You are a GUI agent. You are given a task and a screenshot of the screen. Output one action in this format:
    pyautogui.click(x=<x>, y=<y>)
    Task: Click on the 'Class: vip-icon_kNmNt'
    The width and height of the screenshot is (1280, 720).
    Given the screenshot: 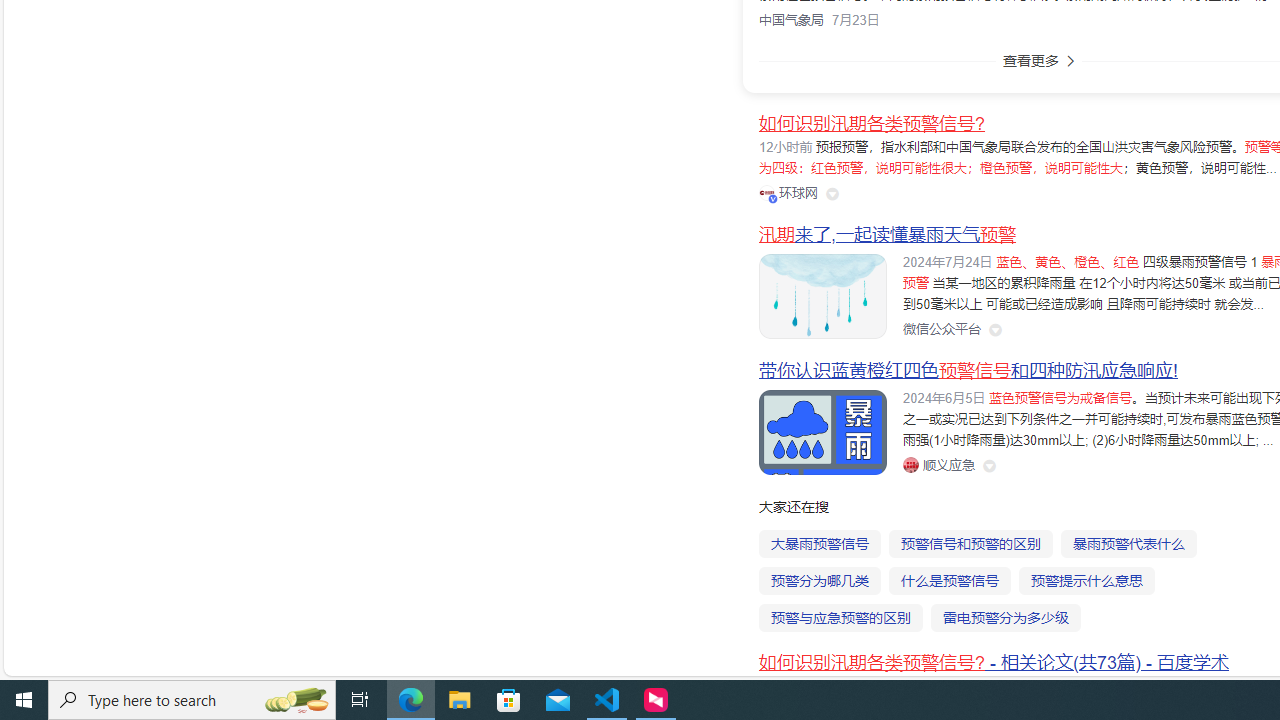 What is the action you would take?
    pyautogui.click(x=772, y=198)
    